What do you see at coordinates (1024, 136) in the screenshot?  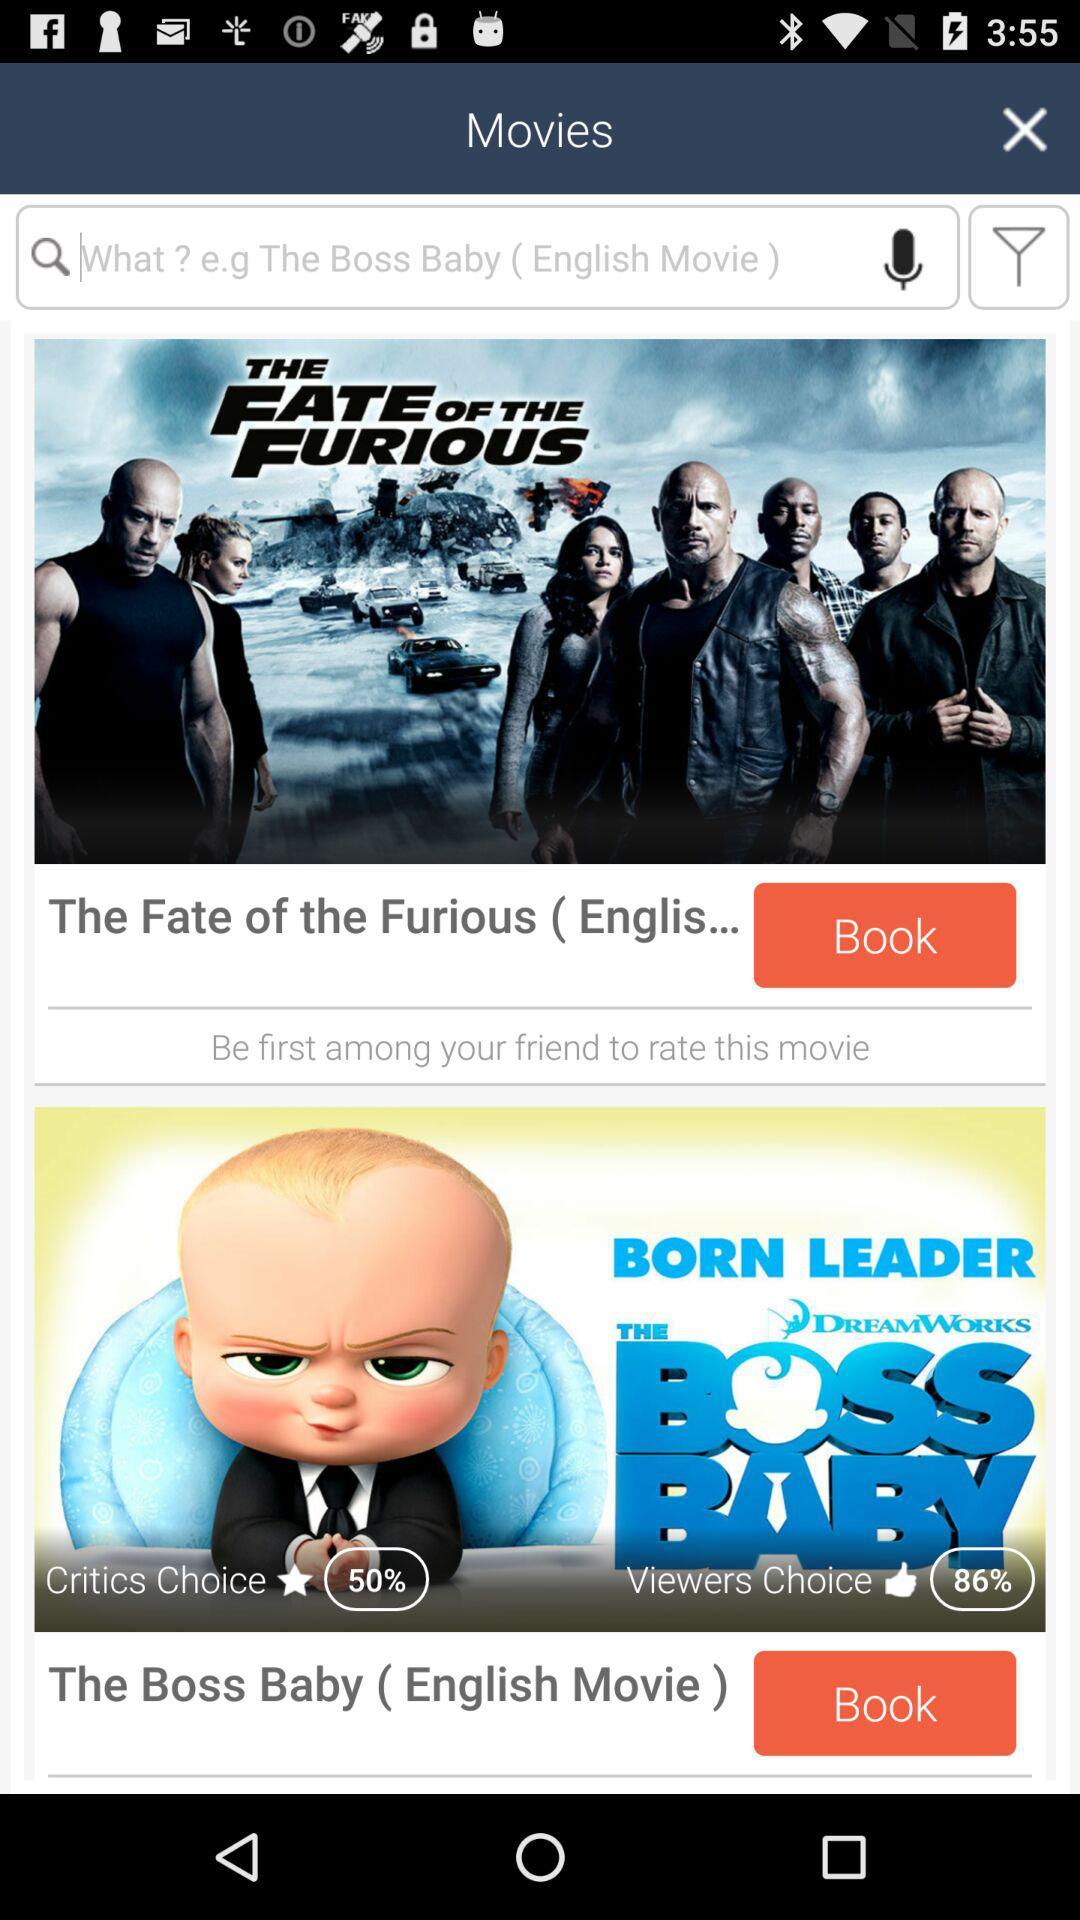 I see `the close icon` at bounding box center [1024, 136].